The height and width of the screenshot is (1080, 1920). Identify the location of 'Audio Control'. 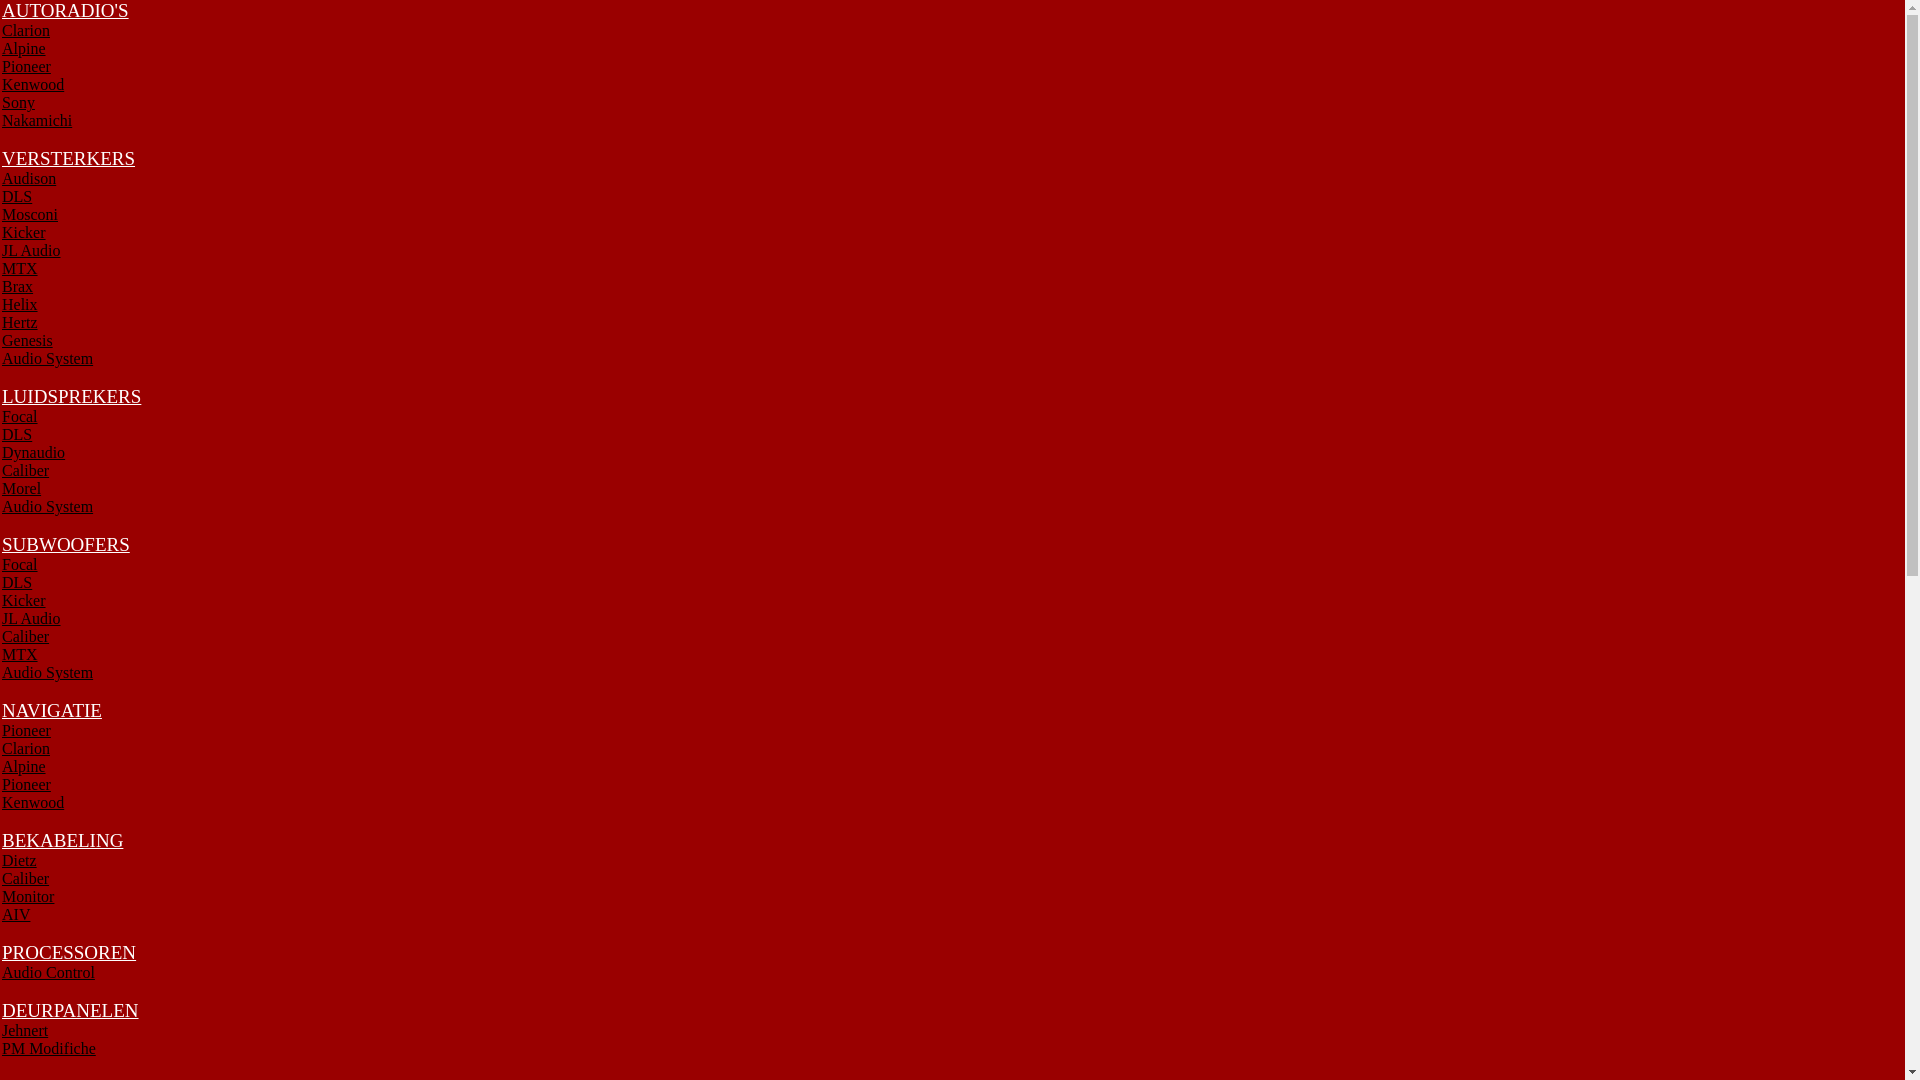
(1, 971).